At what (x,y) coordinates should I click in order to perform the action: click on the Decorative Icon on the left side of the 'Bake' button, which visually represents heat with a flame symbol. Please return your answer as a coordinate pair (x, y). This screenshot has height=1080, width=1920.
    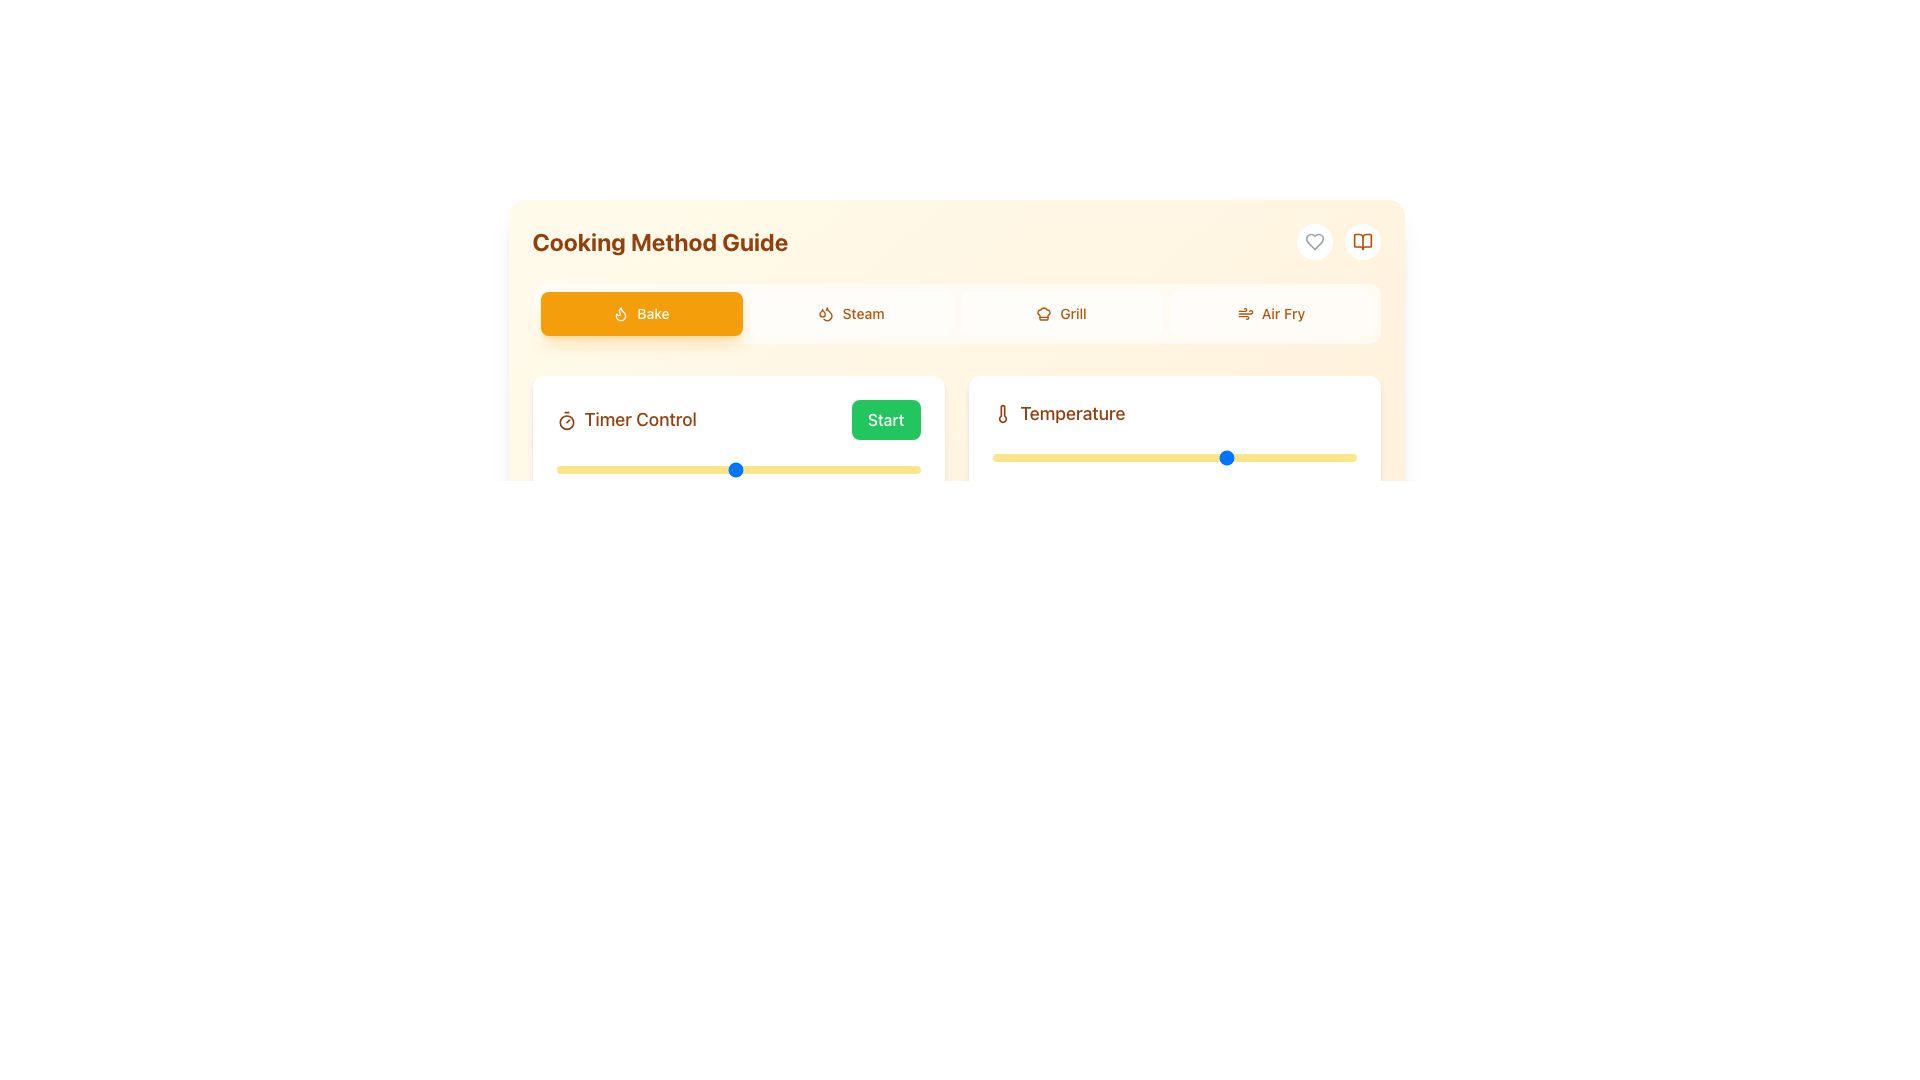
    Looking at the image, I should click on (620, 313).